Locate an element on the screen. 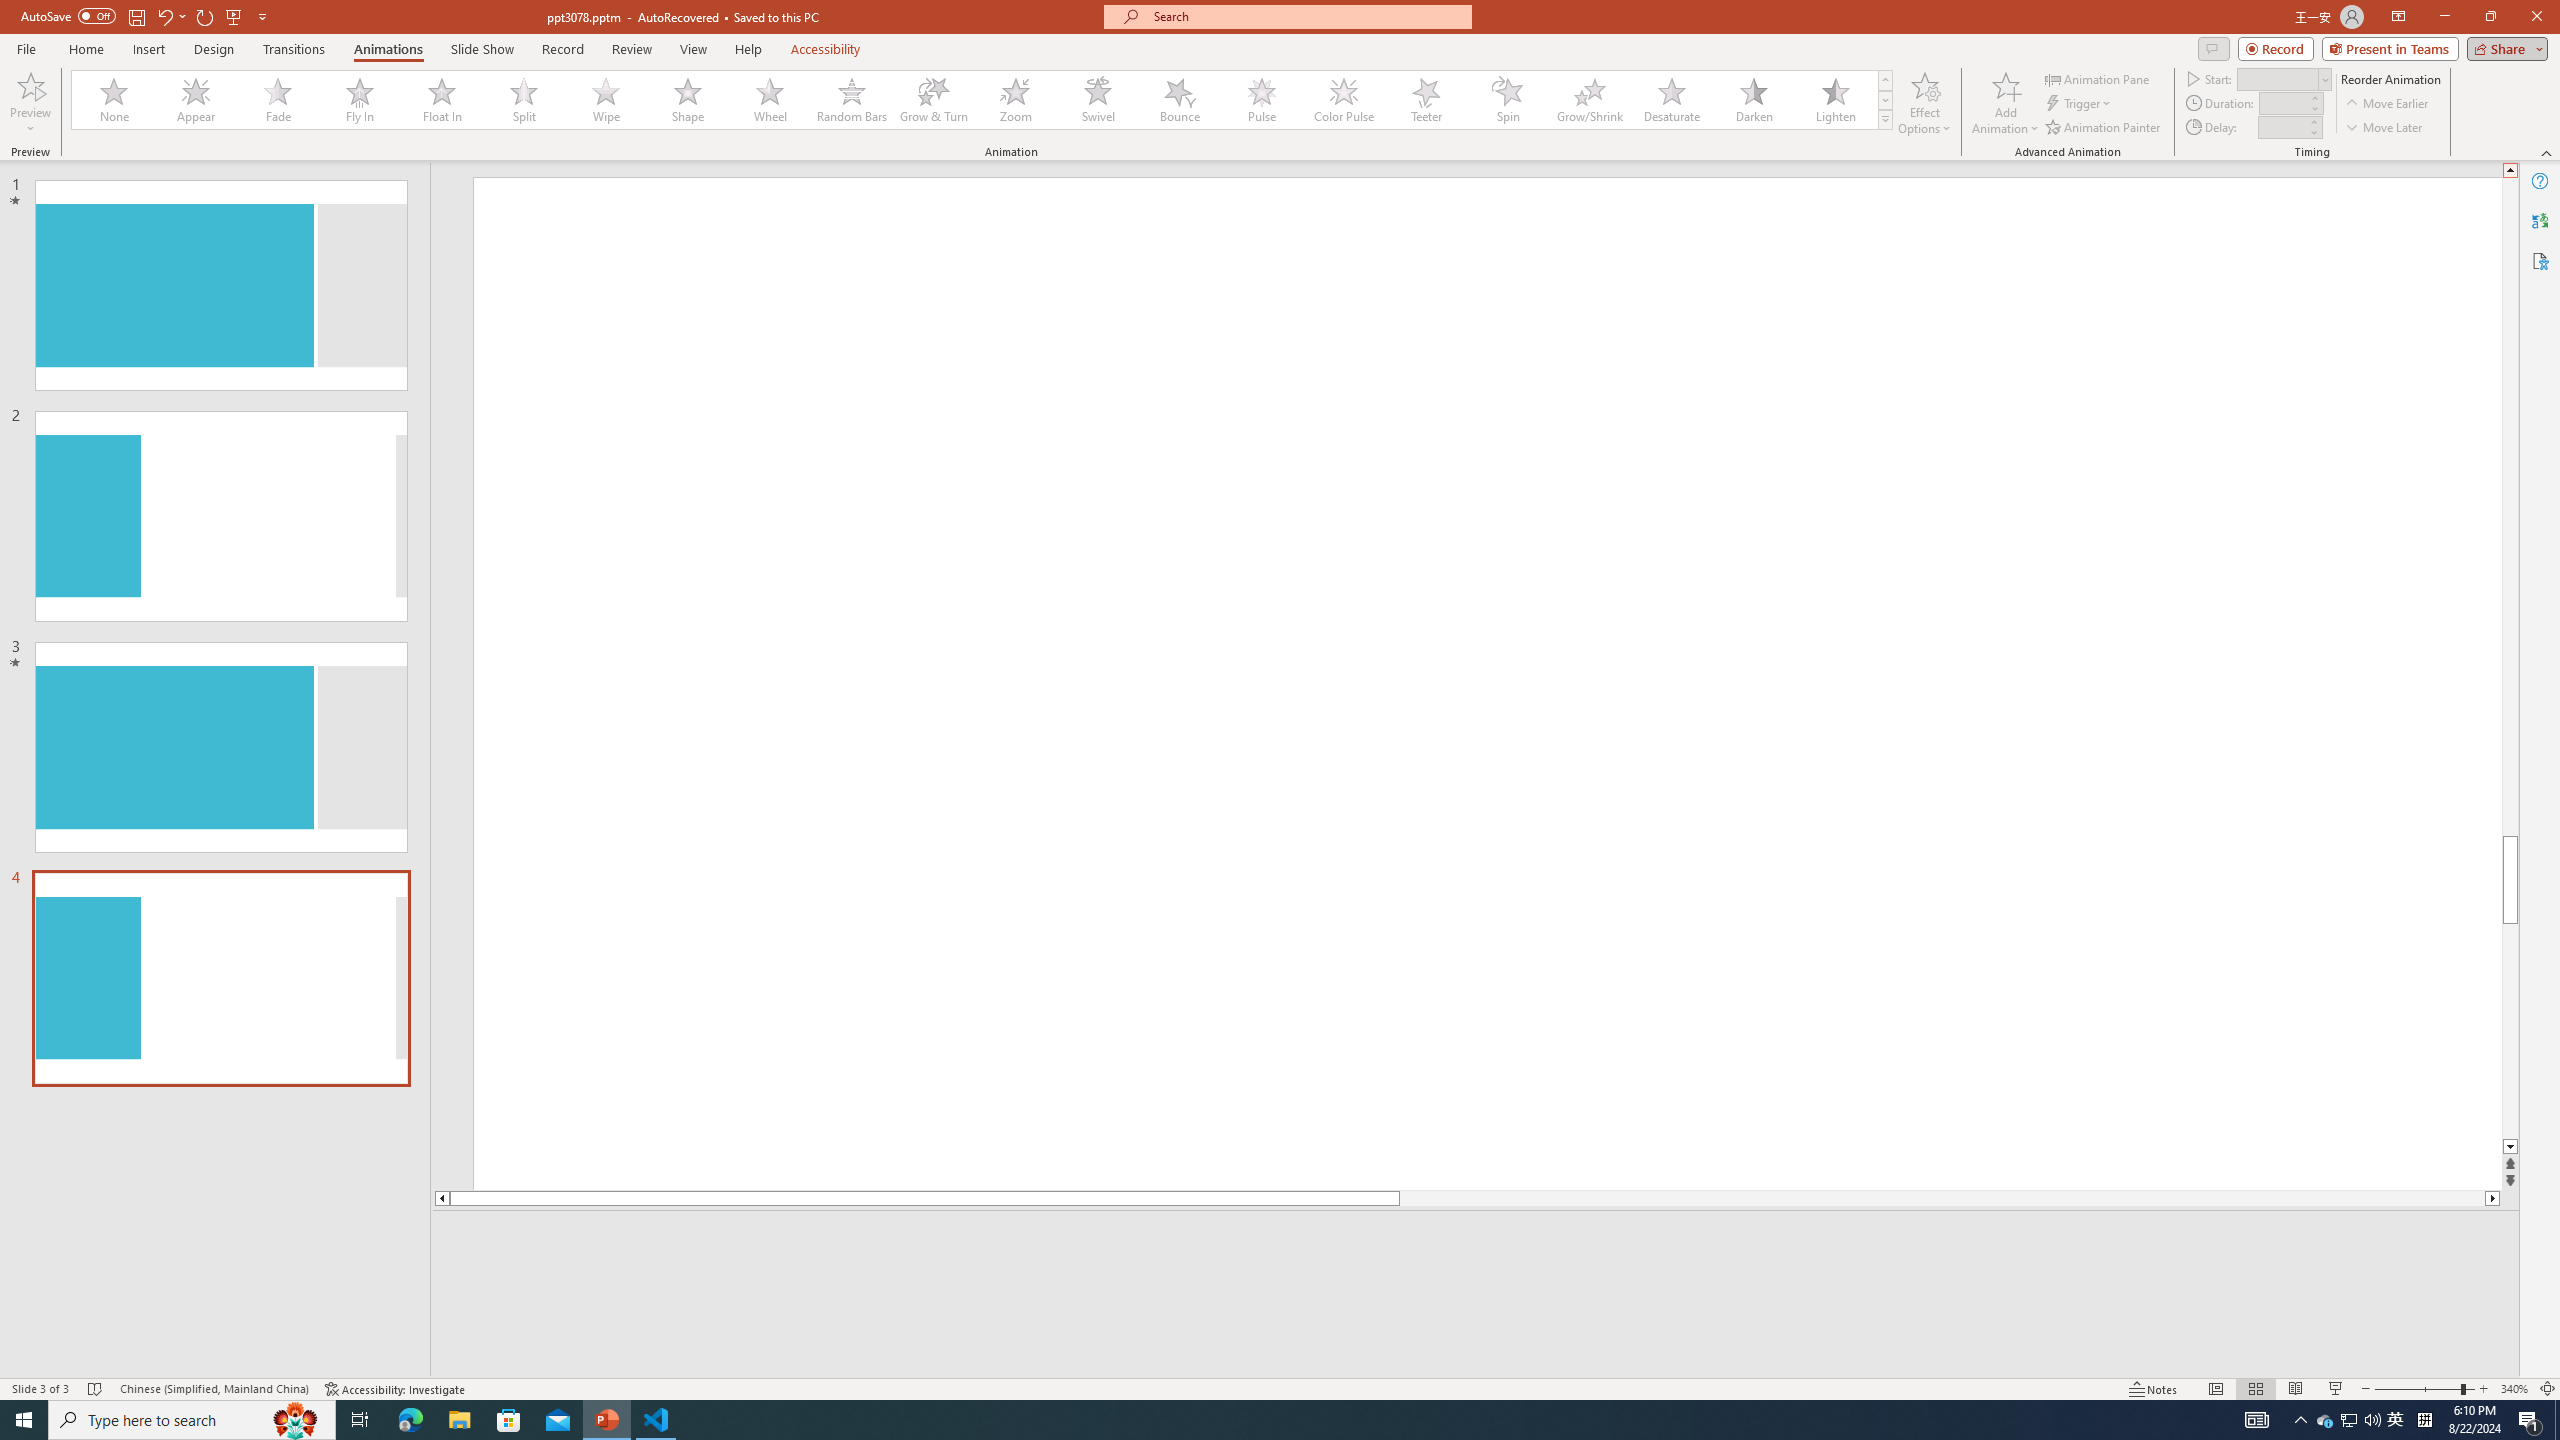  'Grow & Turn' is located at coordinates (933, 99).